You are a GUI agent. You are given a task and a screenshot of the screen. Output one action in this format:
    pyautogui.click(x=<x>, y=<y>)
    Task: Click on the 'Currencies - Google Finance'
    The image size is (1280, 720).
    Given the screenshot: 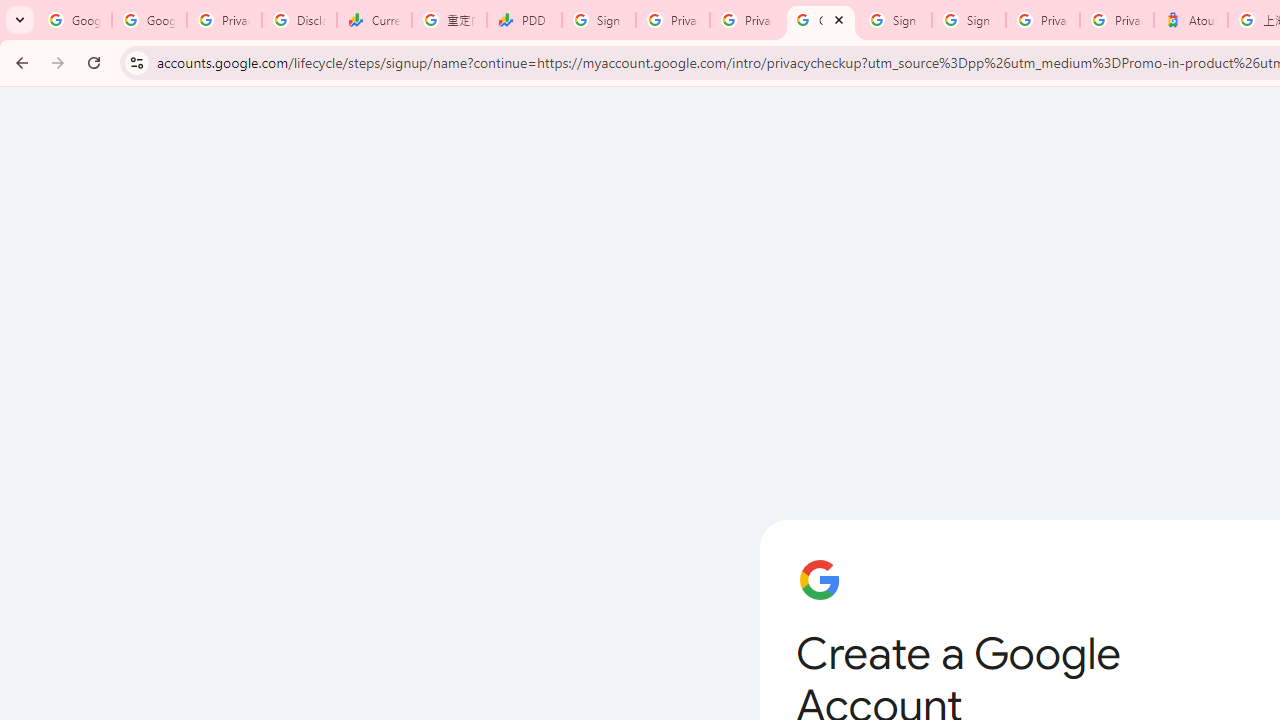 What is the action you would take?
    pyautogui.click(x=374, y=20)
    